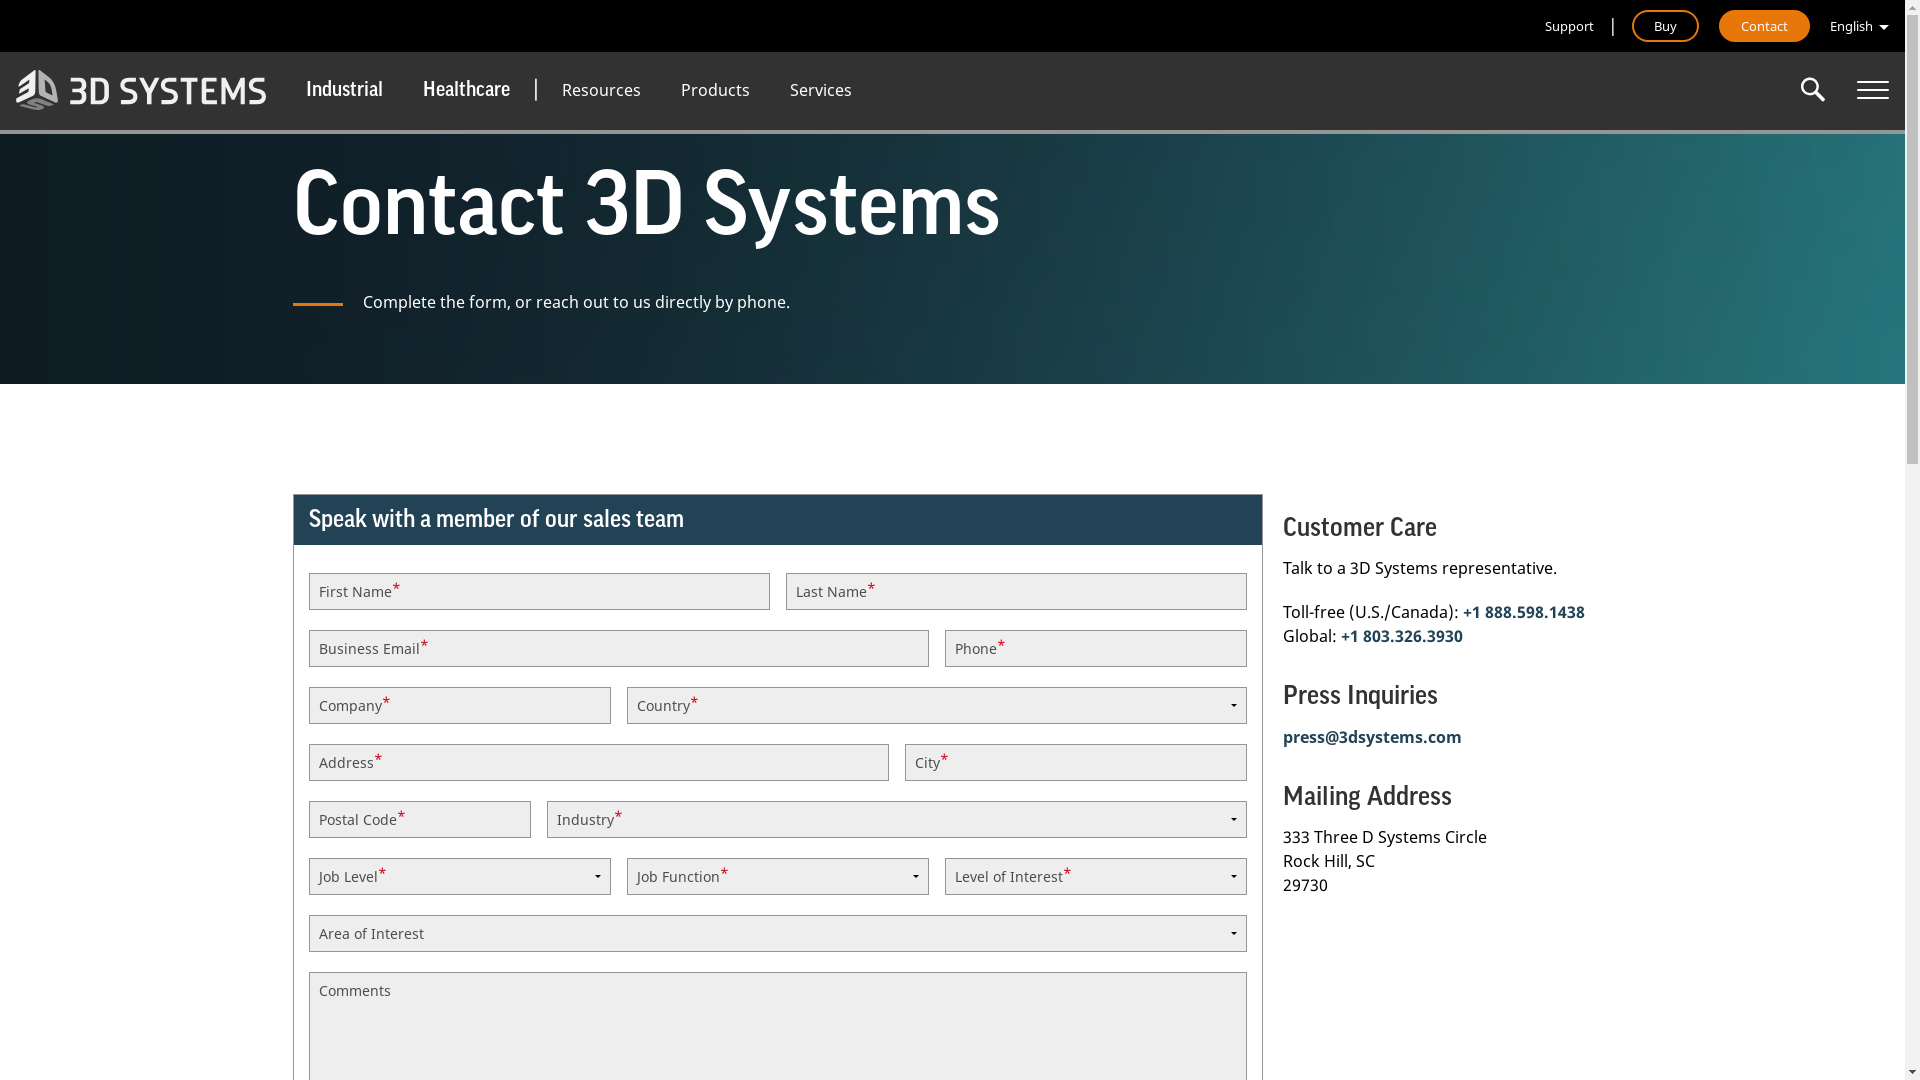 Image resolution: width=1920 pixels, height=1080 pixels. Describe the element at coordinates (0, 0) in the screenshot. I see `'Skip to main content'` at that location.